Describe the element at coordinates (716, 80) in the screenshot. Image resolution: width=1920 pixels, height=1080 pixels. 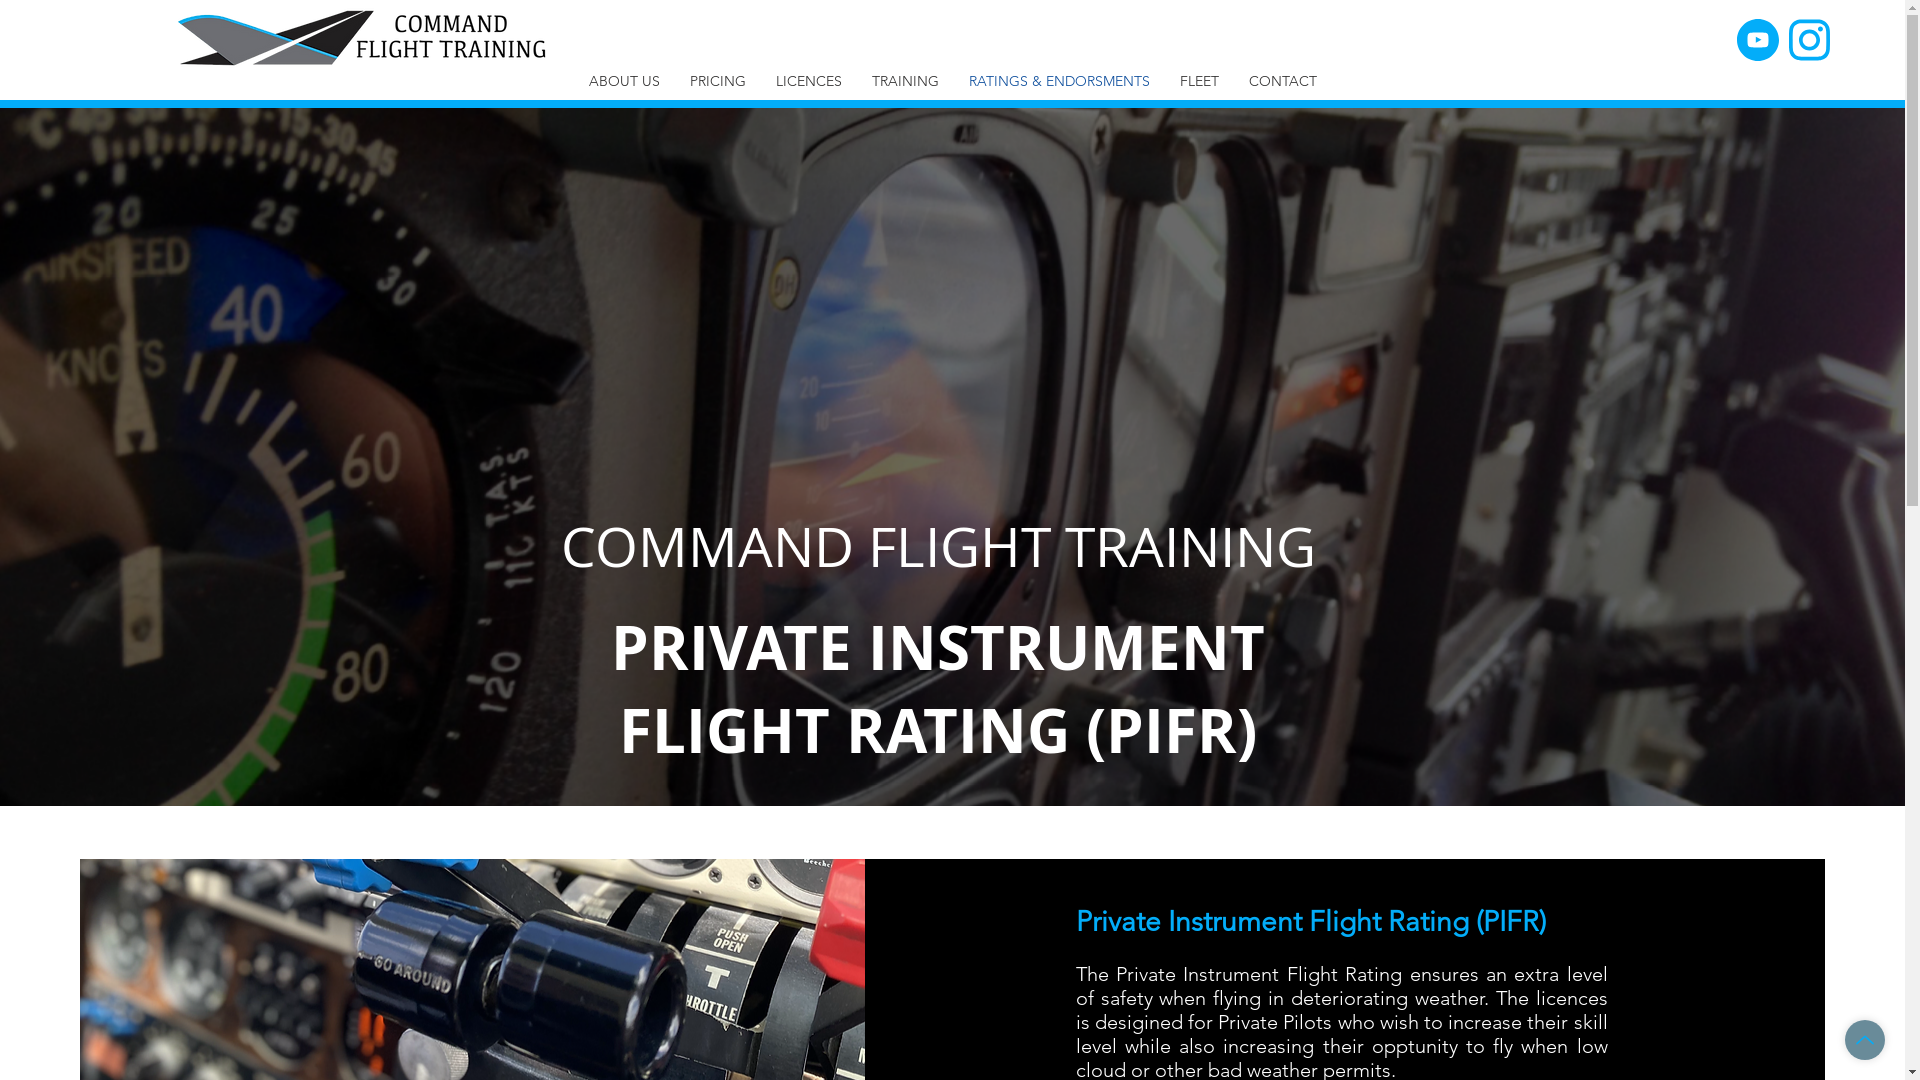
I see `'PRICING'` at that location.